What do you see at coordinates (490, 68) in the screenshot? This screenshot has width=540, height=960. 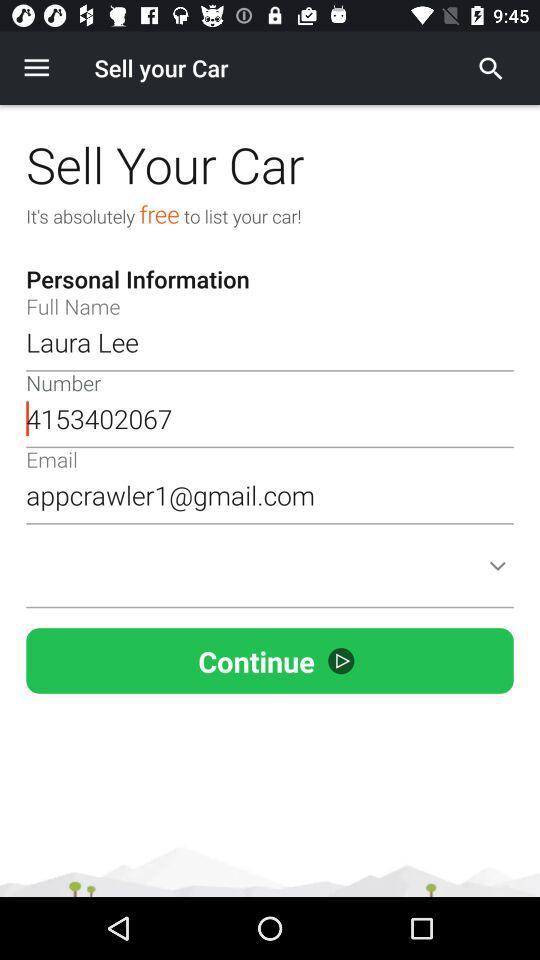 I see `item next to the sell your car item` at bounding box center [490, 68].